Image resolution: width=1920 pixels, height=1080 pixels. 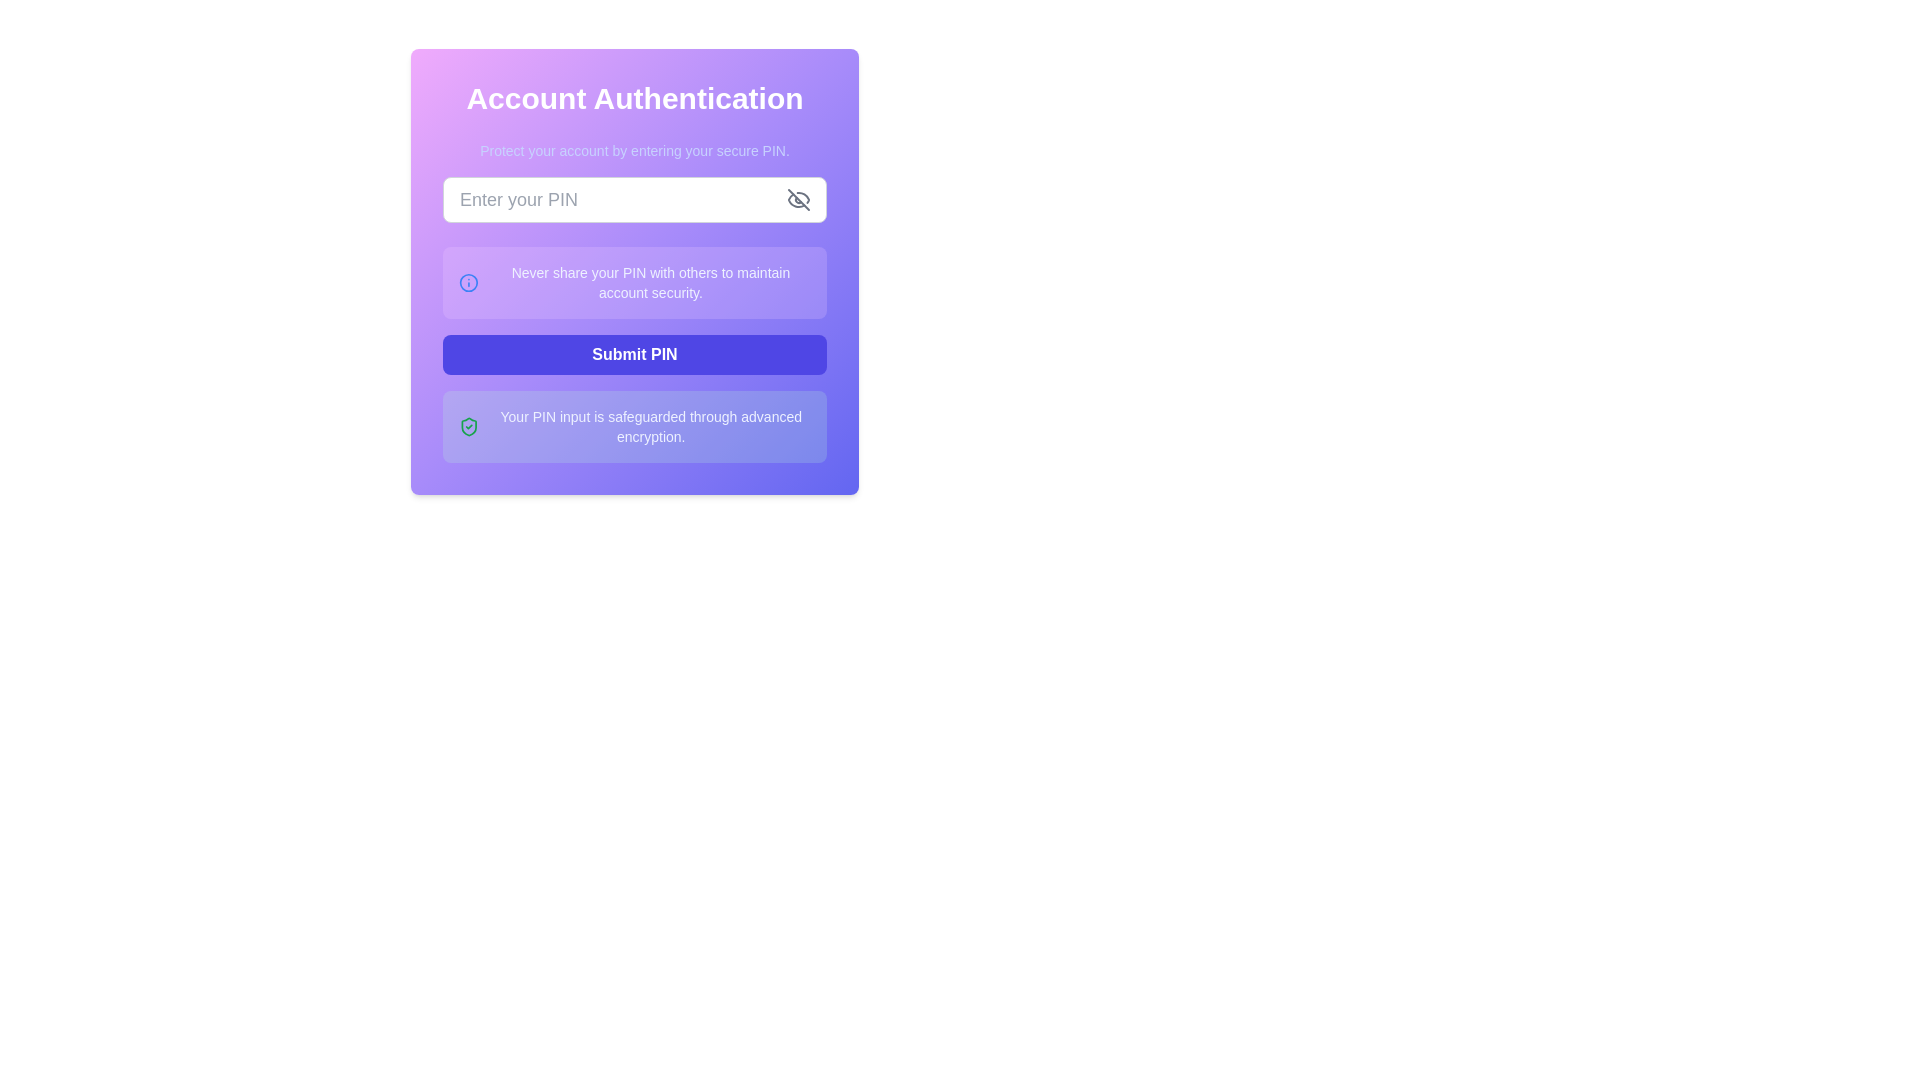 What do you see at coordinates (650, 282) in the screenshot?
I see `the text label that reads 'Never share your PIN with others to maintain account security', which is centered below the PIN input field and above the Submit button, with a slightly transparent lavender background` at bounding box center [650, 282].